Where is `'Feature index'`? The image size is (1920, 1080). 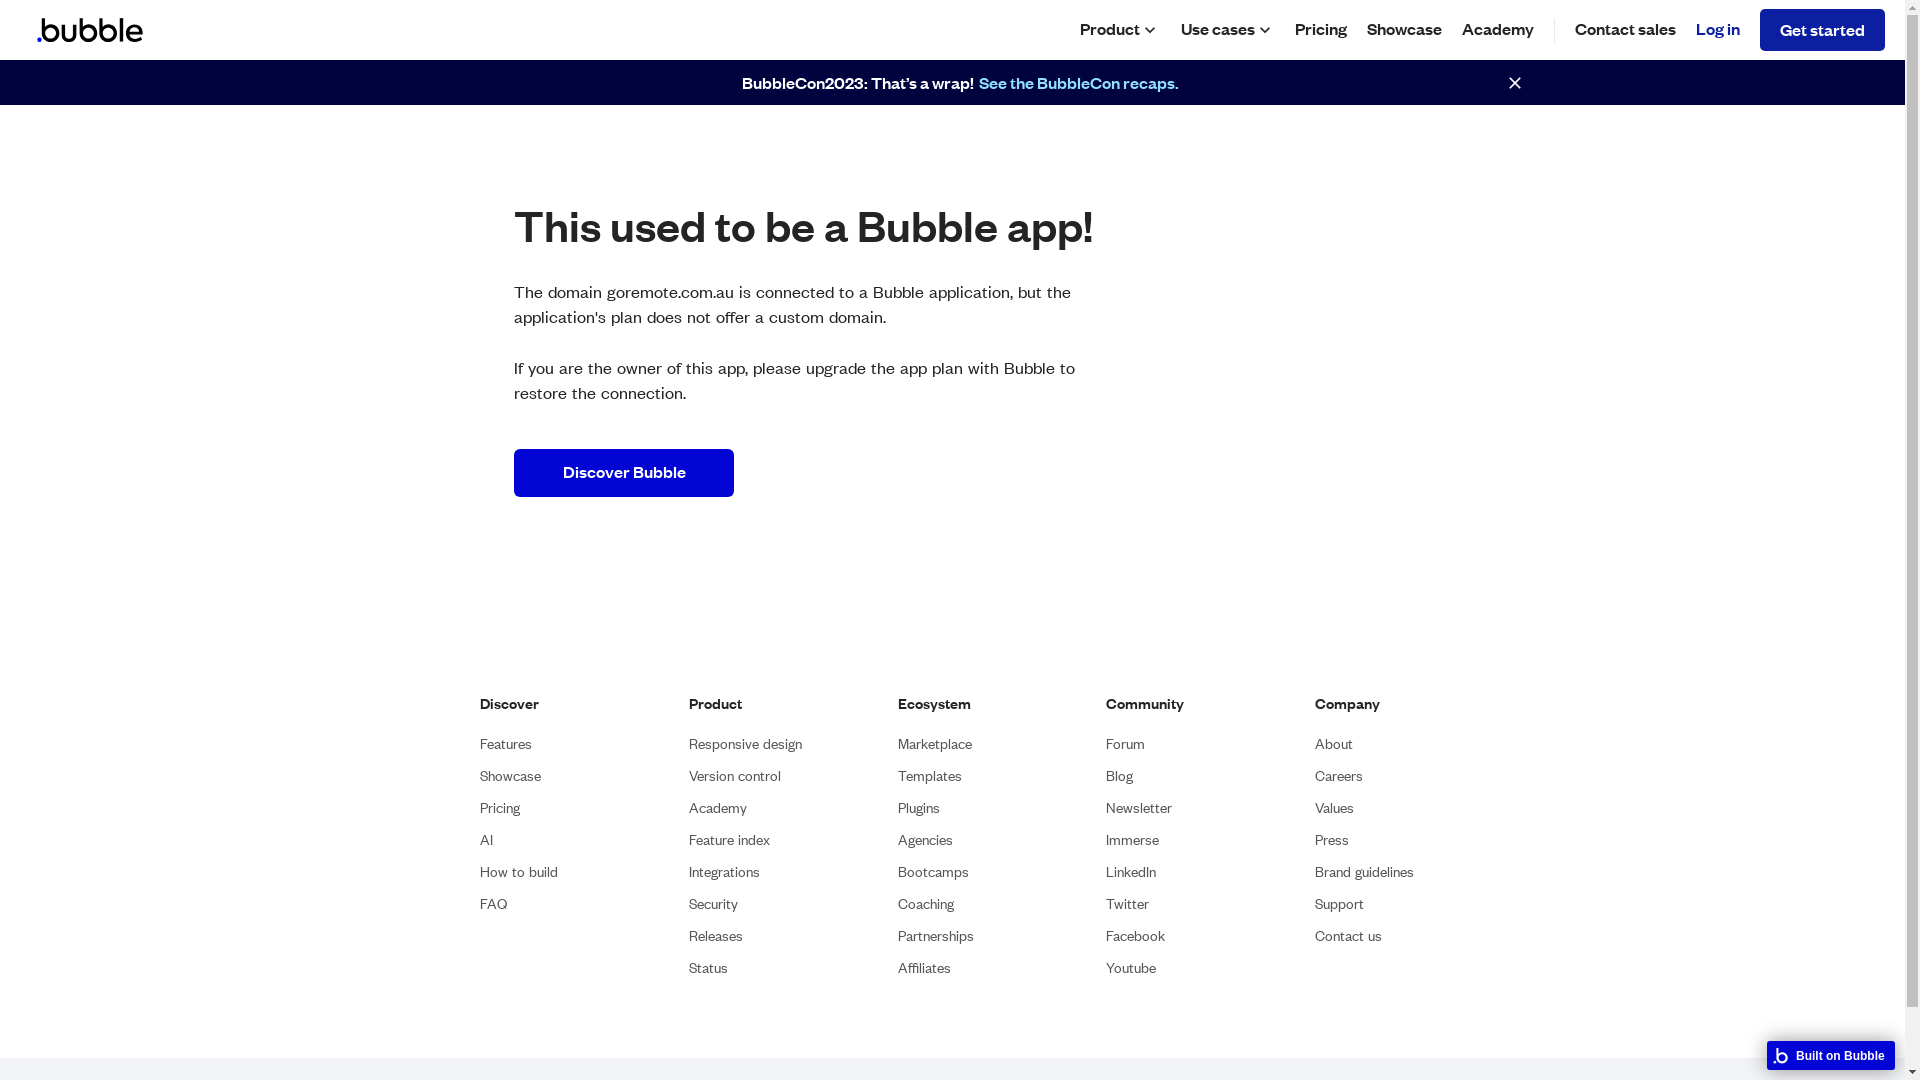 'Feature index' is located at coordinates (728, 839).